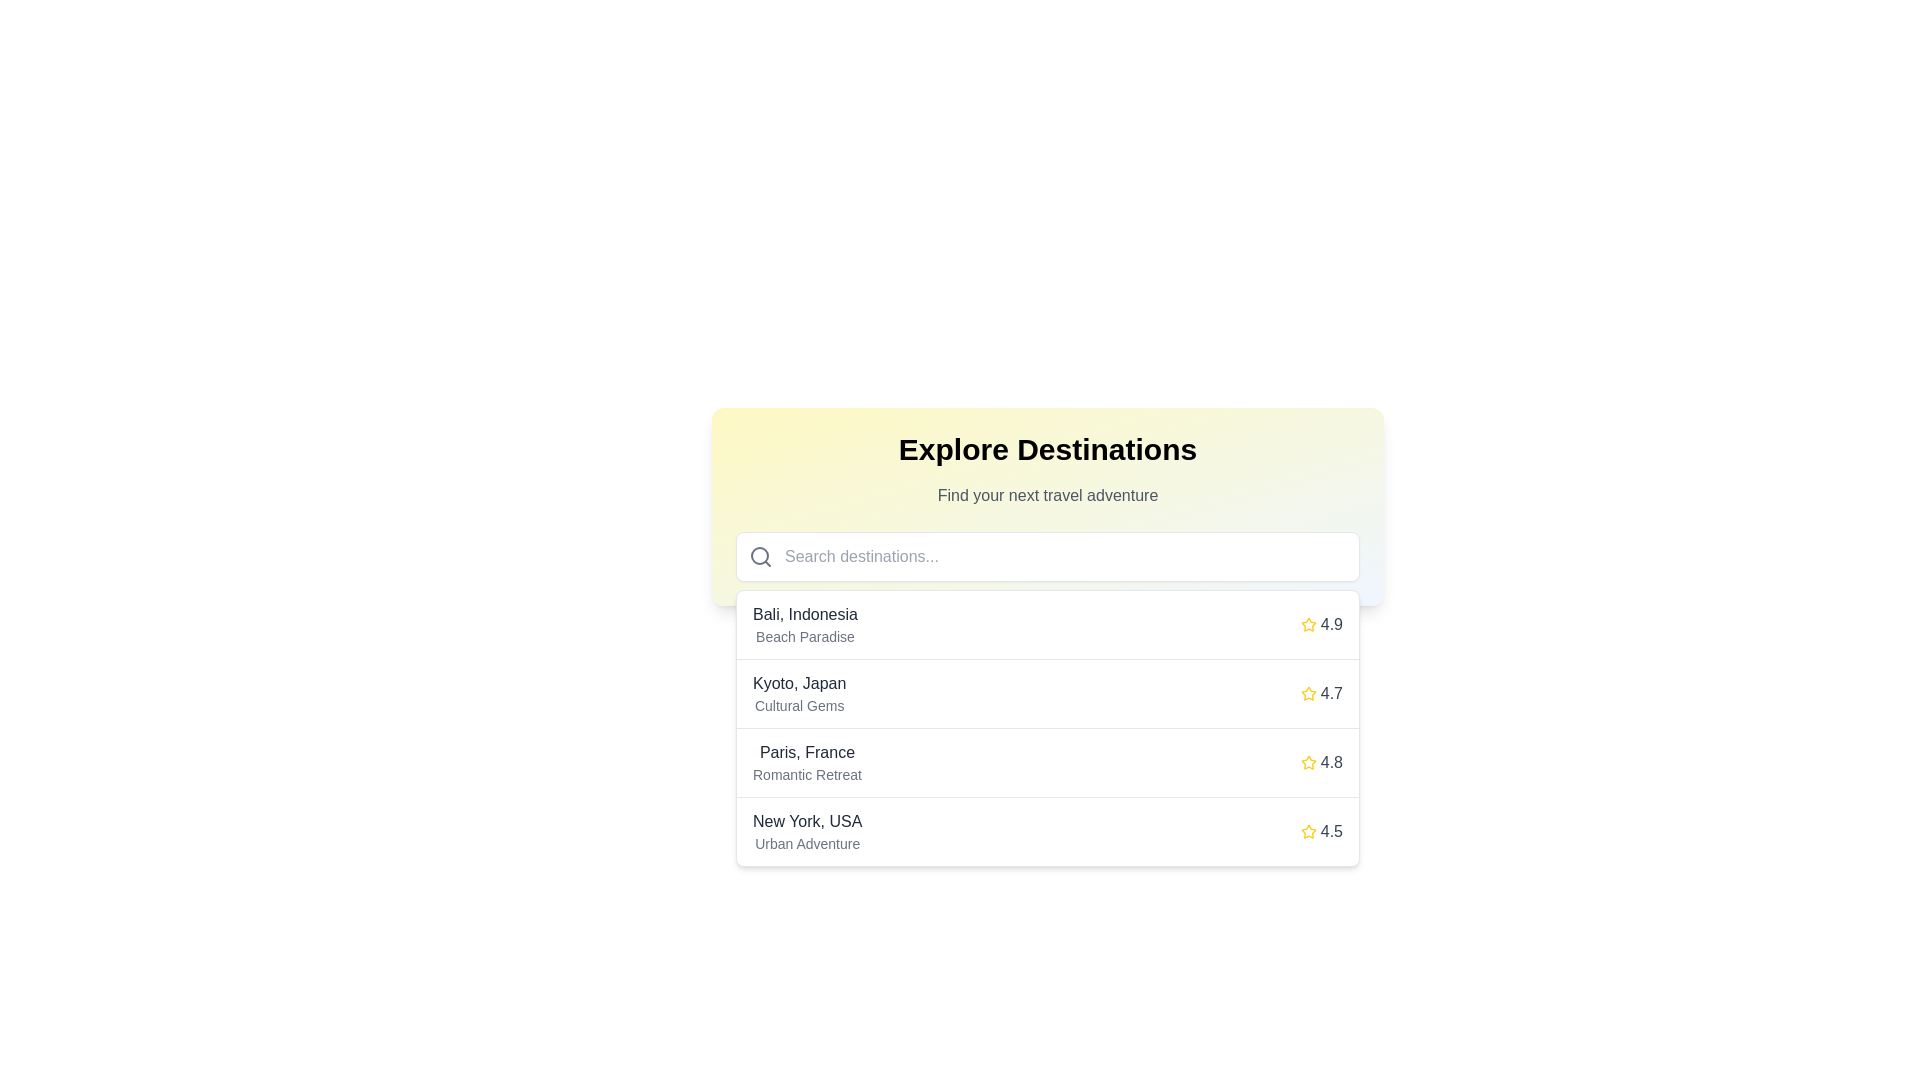 This screenshot has width=1920, height=1080. I want to click on text displayed in the Label element that shows 'Urban Adventure', which is in a small gray font and located below 'New York, USA', so click(807, 844).